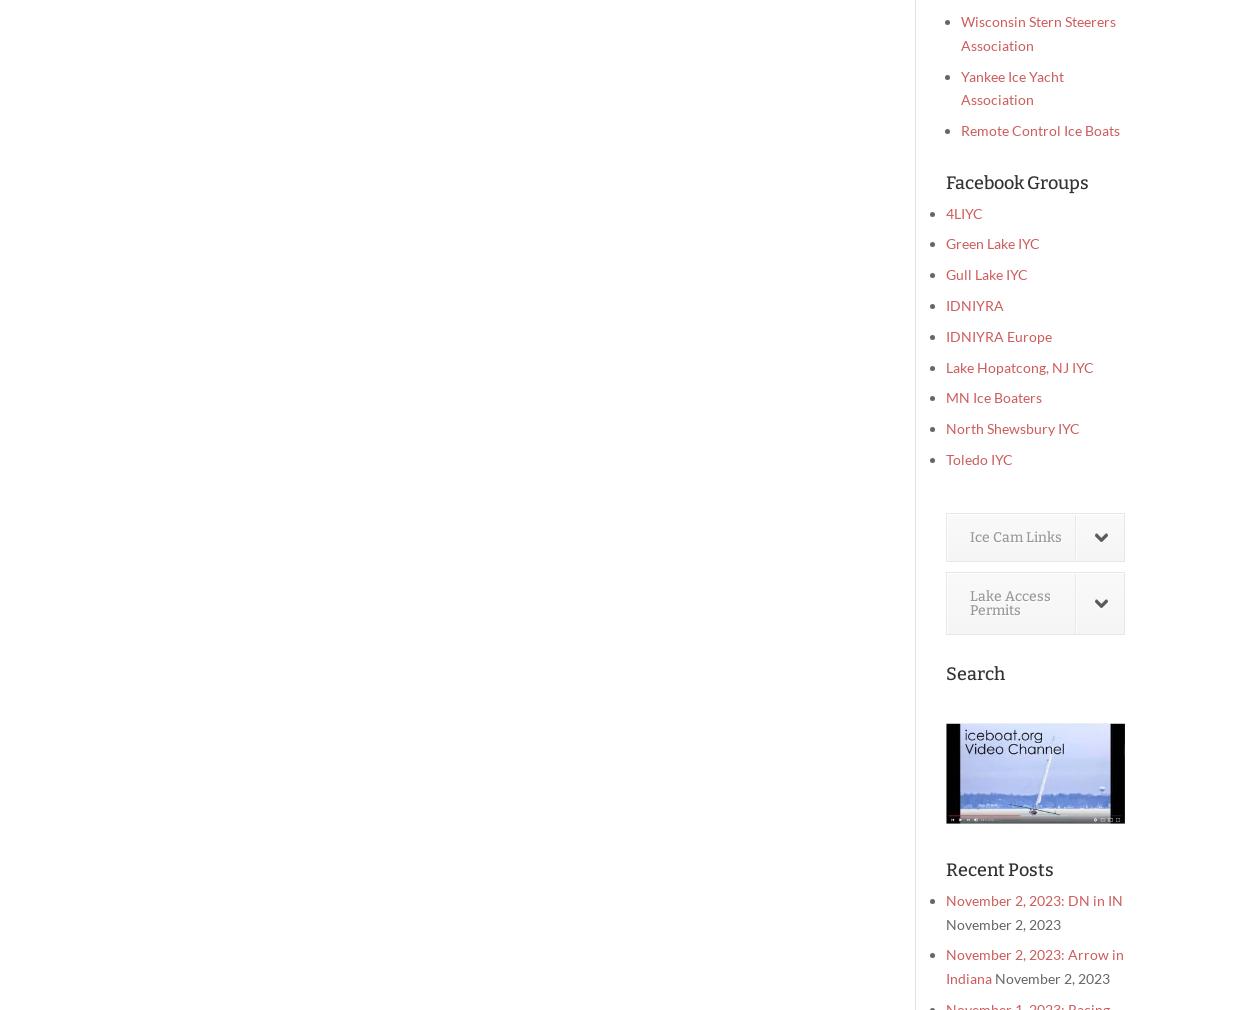 Image resolution: width=1250 pixels, height=1010 pixels. What do you see at coordinates (1012, 86) in the screenshot?
I see `'Yankee Ice Yacht Association'` at bounding box center [1012, 86].